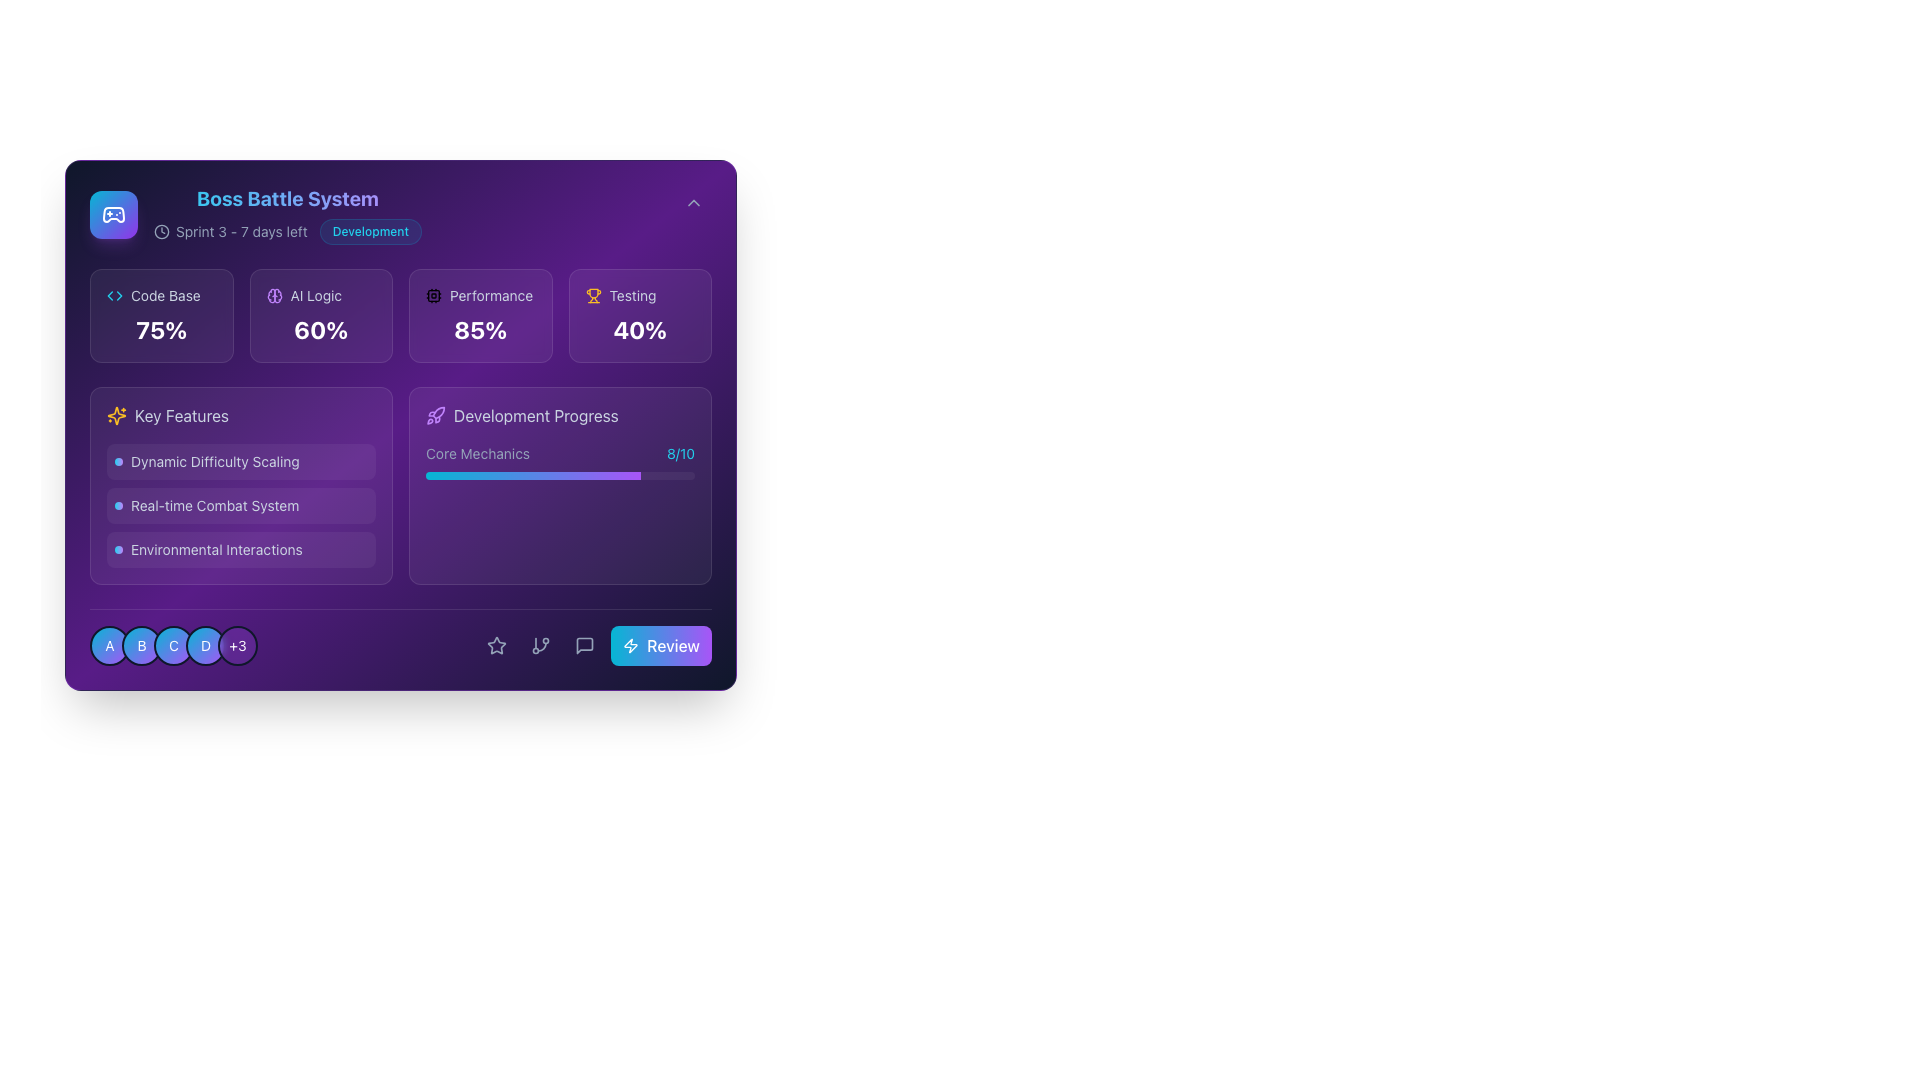 The height and width of the screenshot is (1080, 1920). I want to click on the cyan icon resembling a pair of angle brackets, which is part of the 'Code Base' section, located to the left of the 'Code Base' label and above the '75%' percentage value, so click(114, 296).